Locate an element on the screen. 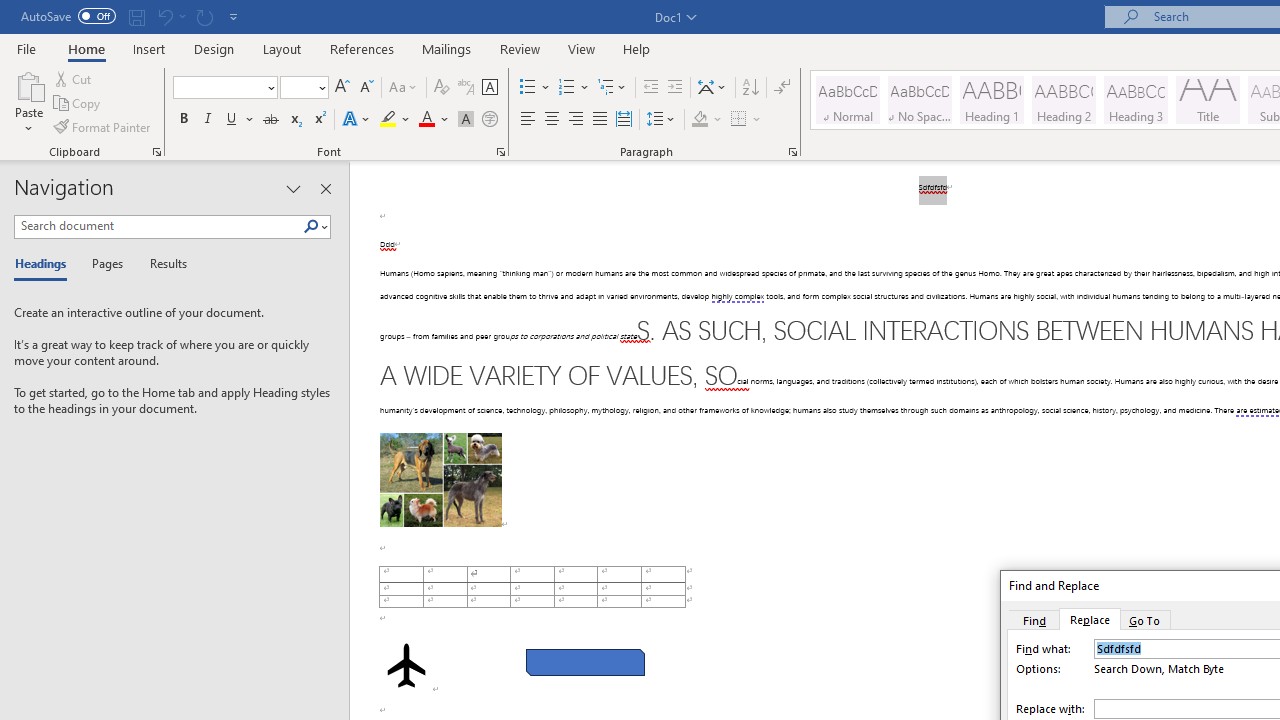 Image resolution: width=1280 pixels, height=720 pixels. 'Enclose Characters...' is located at coordinates (489, 119).